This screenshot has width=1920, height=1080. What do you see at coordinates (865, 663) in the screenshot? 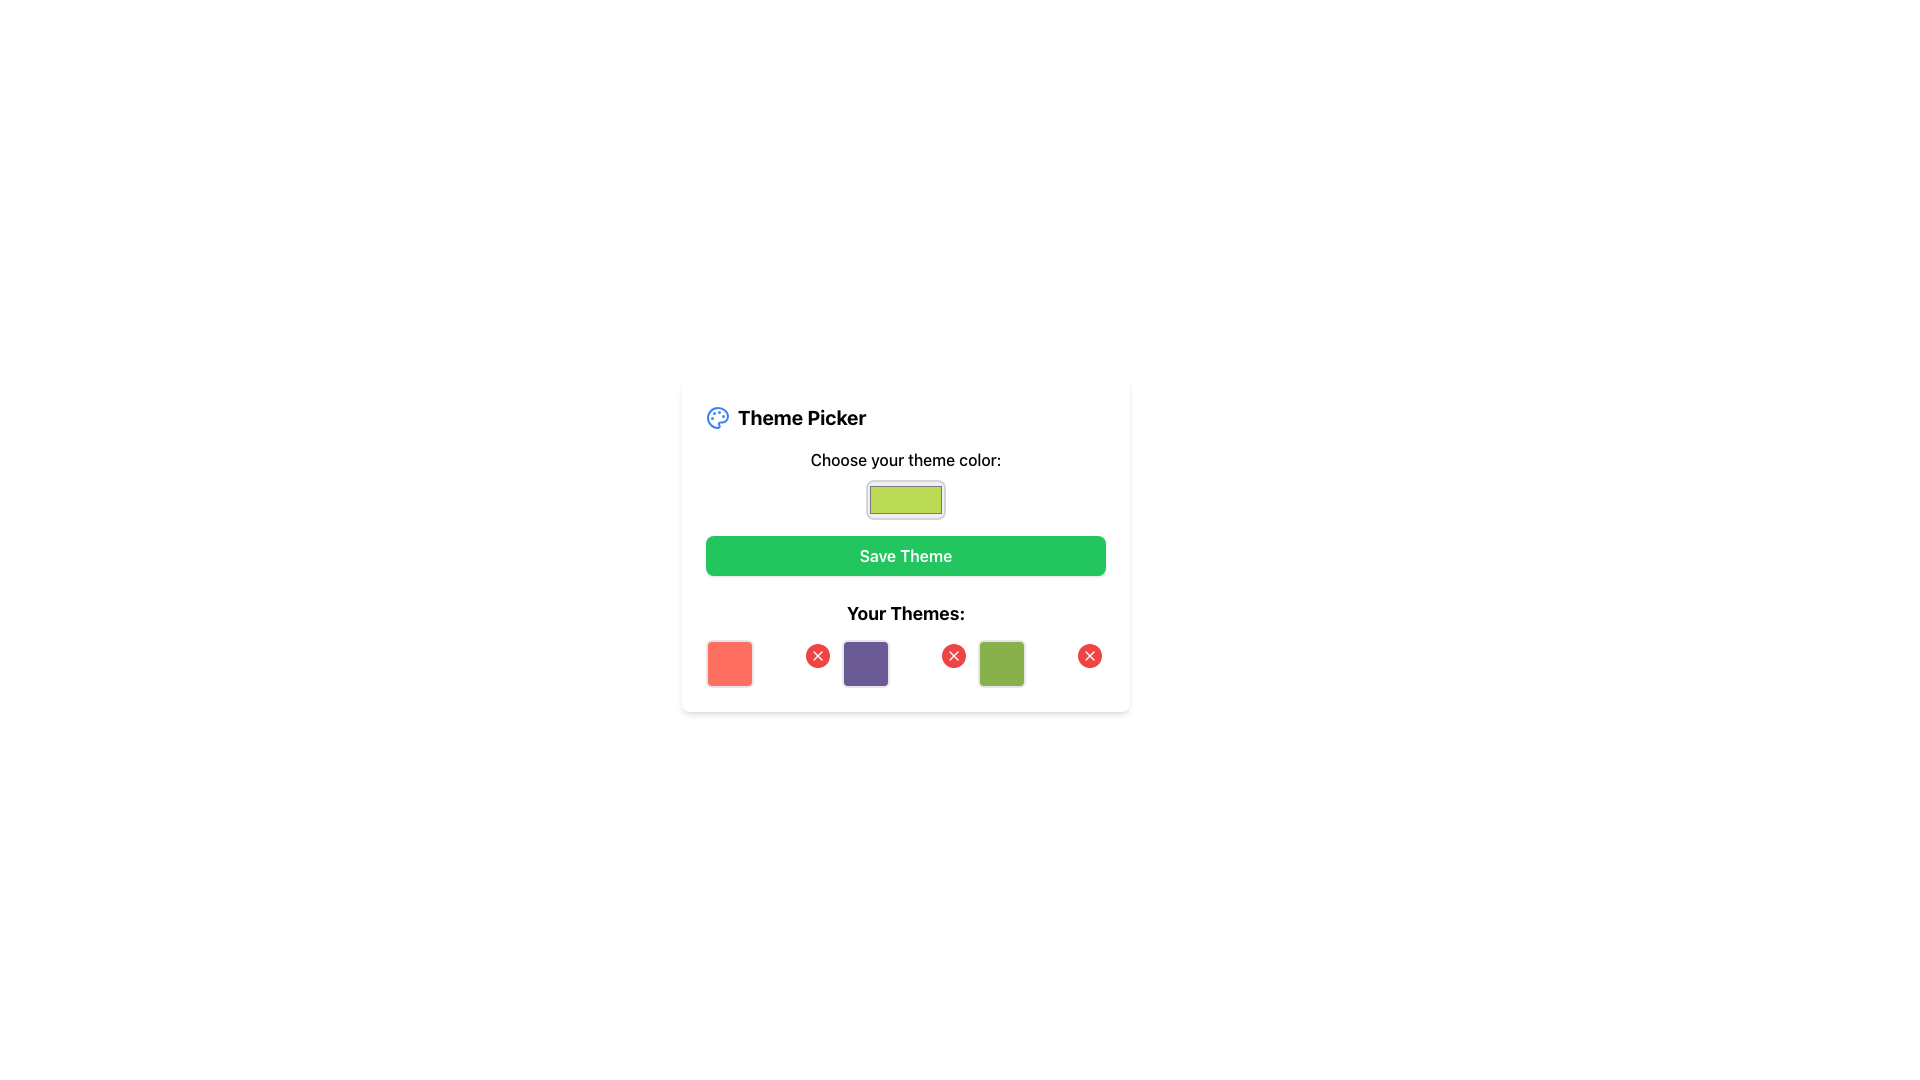
I see `the square theme/color preview block with a purple background located in the 'Your Themes' section` at bounding box center [865, 663].